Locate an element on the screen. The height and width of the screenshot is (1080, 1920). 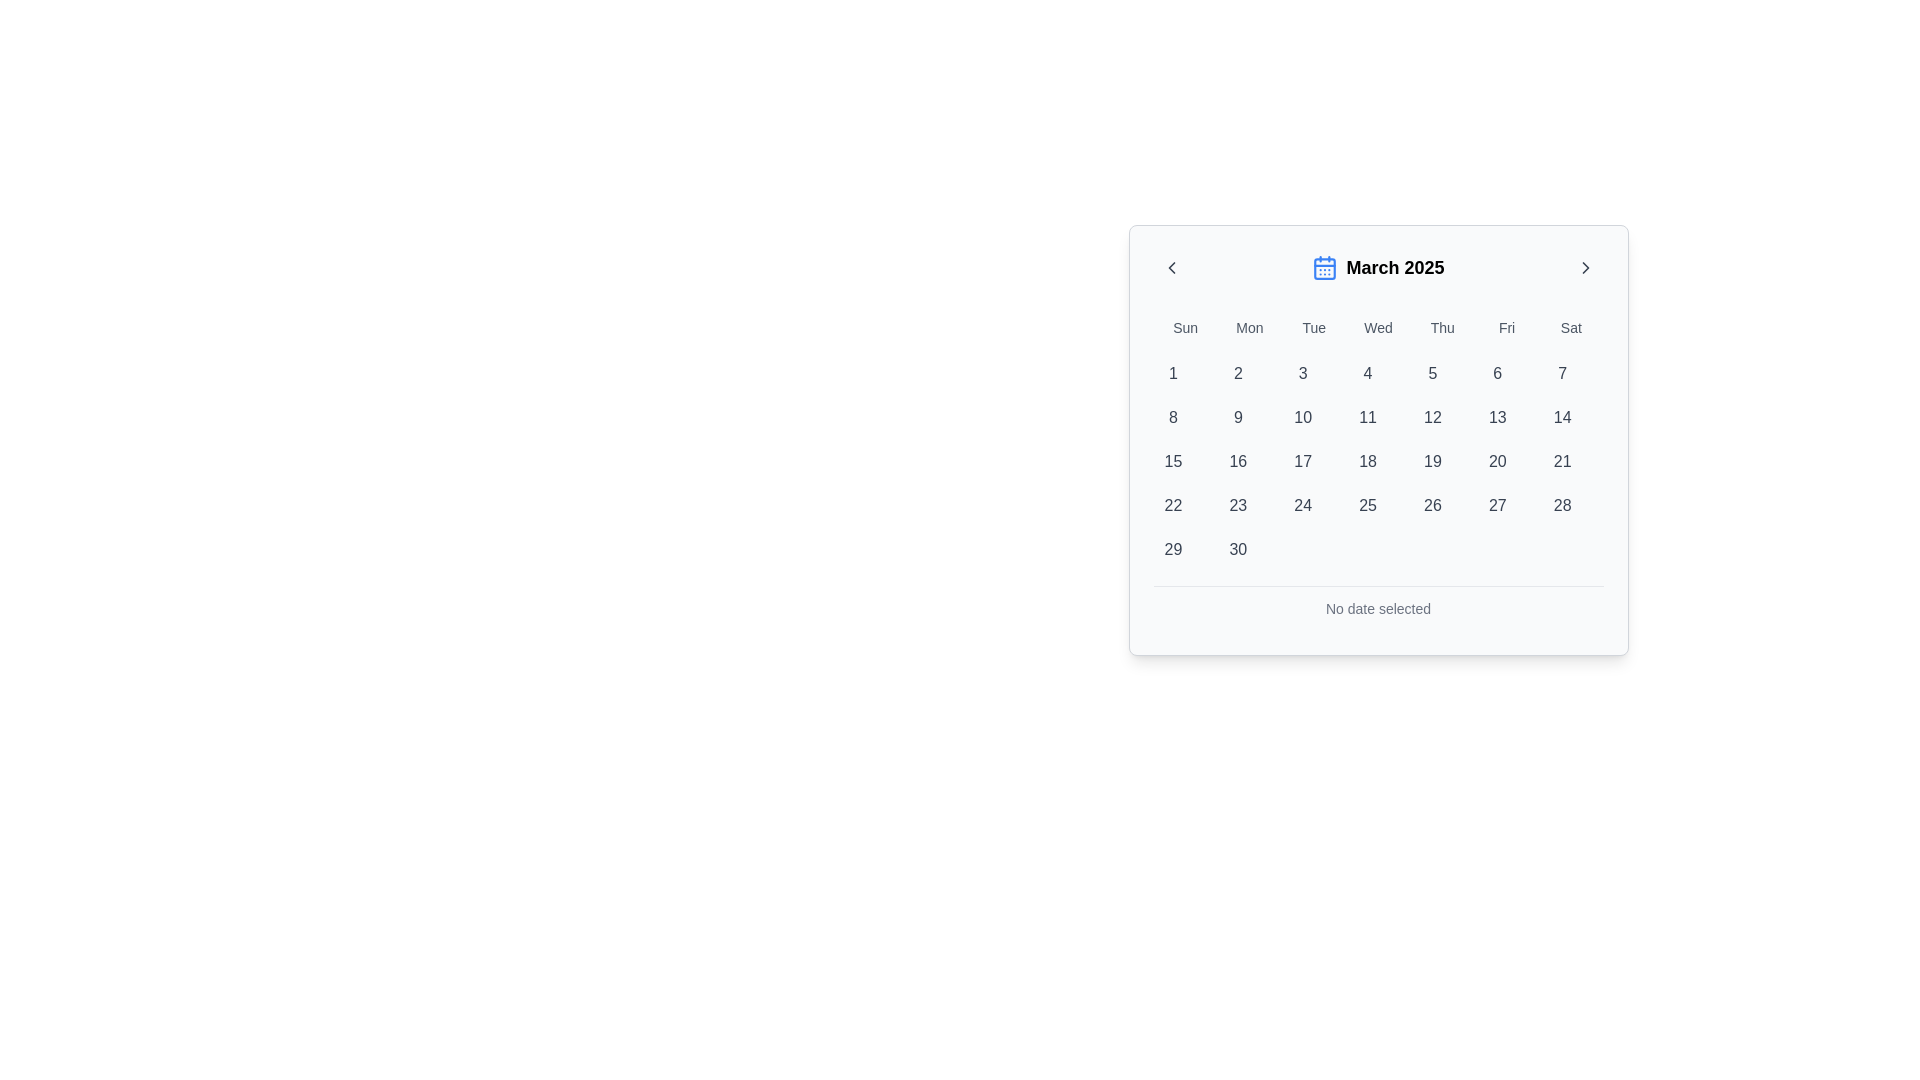
the button labeled '9' in the calendar component is located at coordinates (1237, 416).